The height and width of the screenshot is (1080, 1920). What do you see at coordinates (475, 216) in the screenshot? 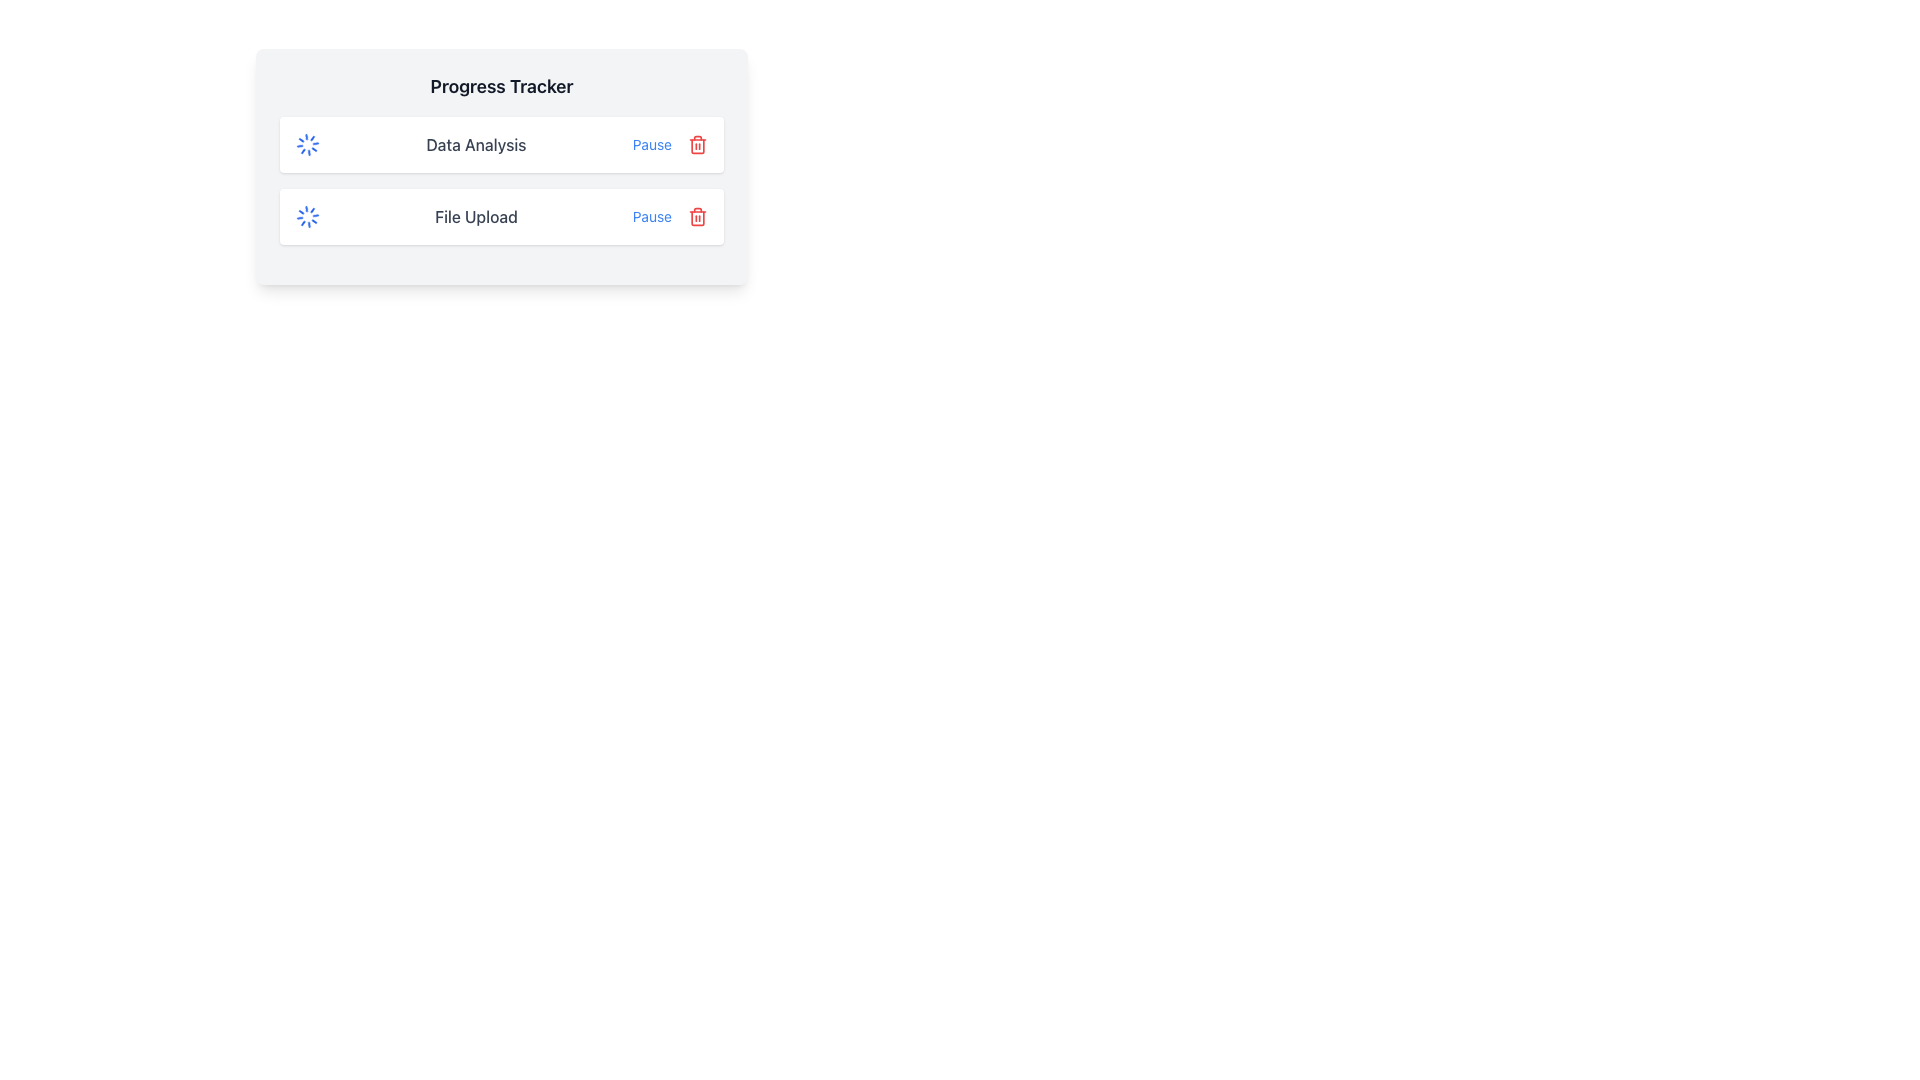
I see `the 'File Upload' text label, which is the second label under the 'Progress Tracker' card, displayed in medium gray font` at bounding box center [475, 216].